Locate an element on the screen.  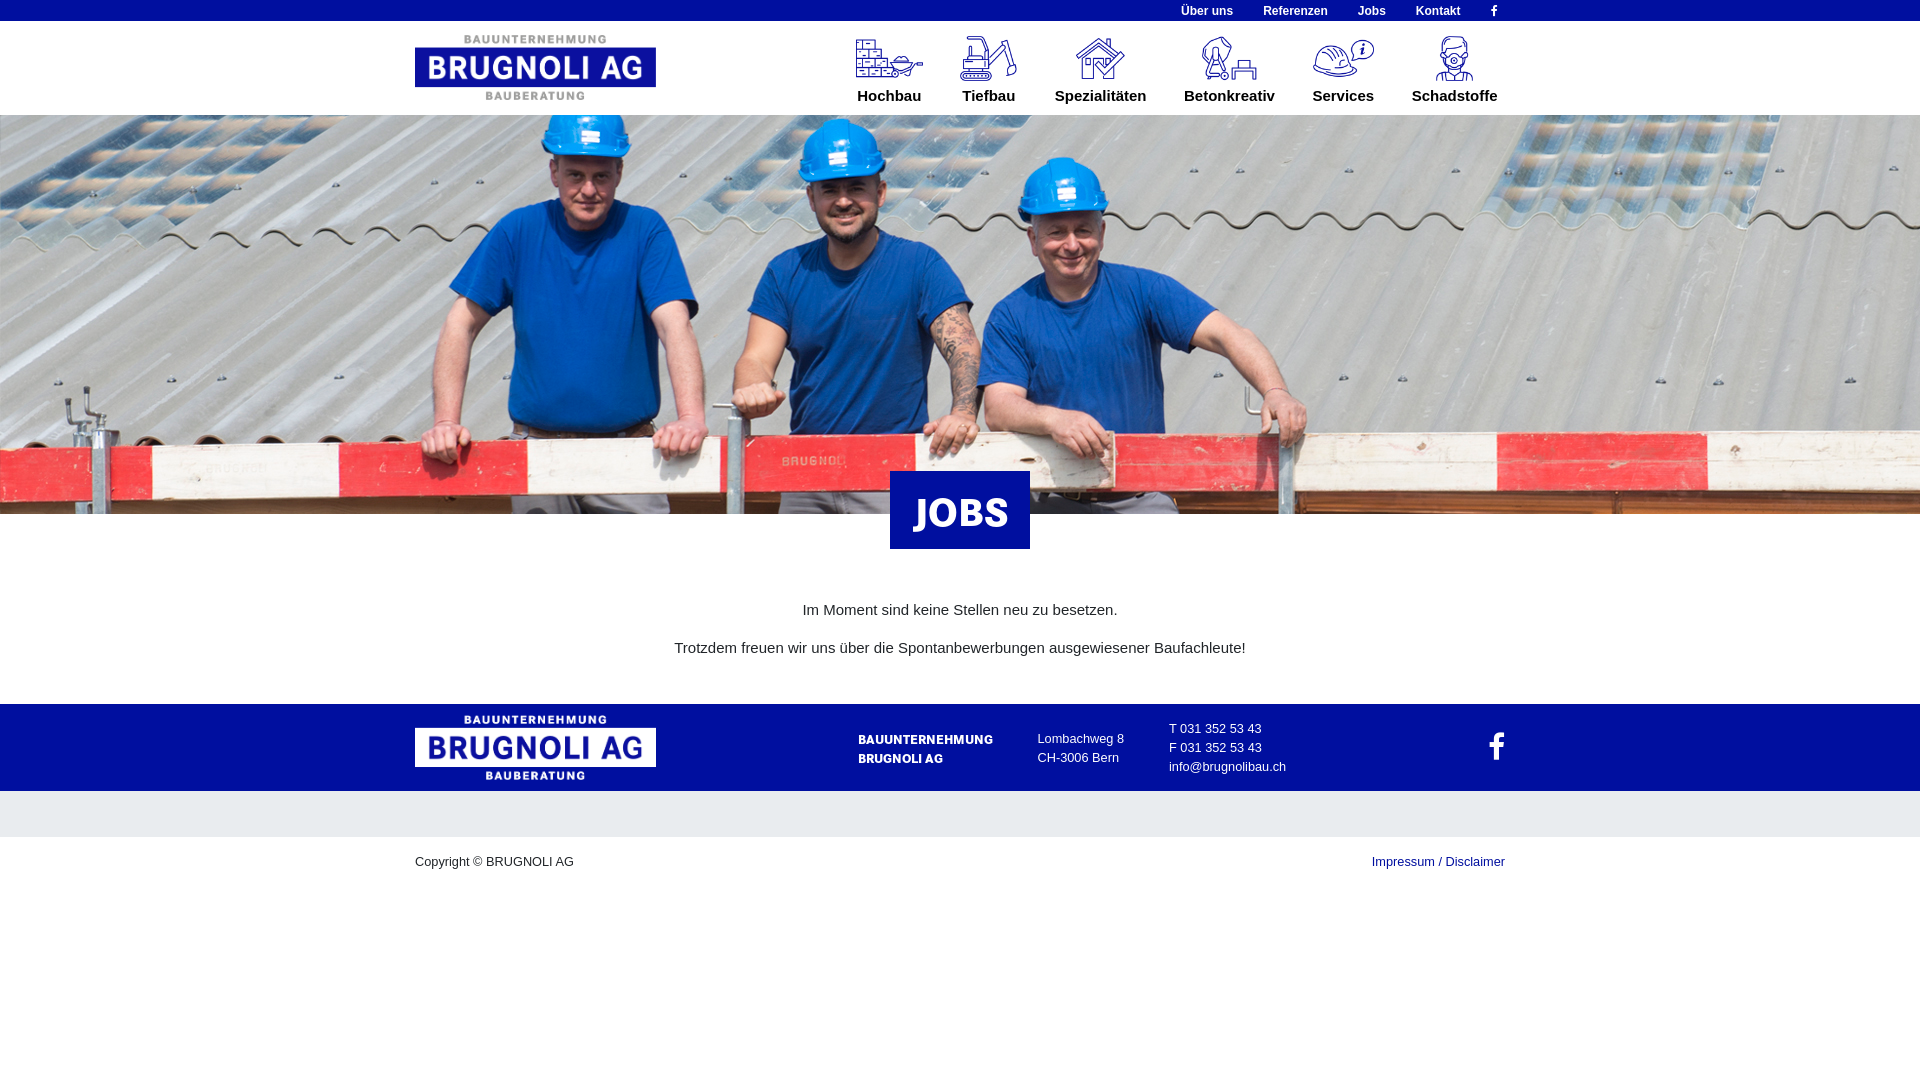
'info@brugnolibau.ch' is located at coordinates (1169, 765).